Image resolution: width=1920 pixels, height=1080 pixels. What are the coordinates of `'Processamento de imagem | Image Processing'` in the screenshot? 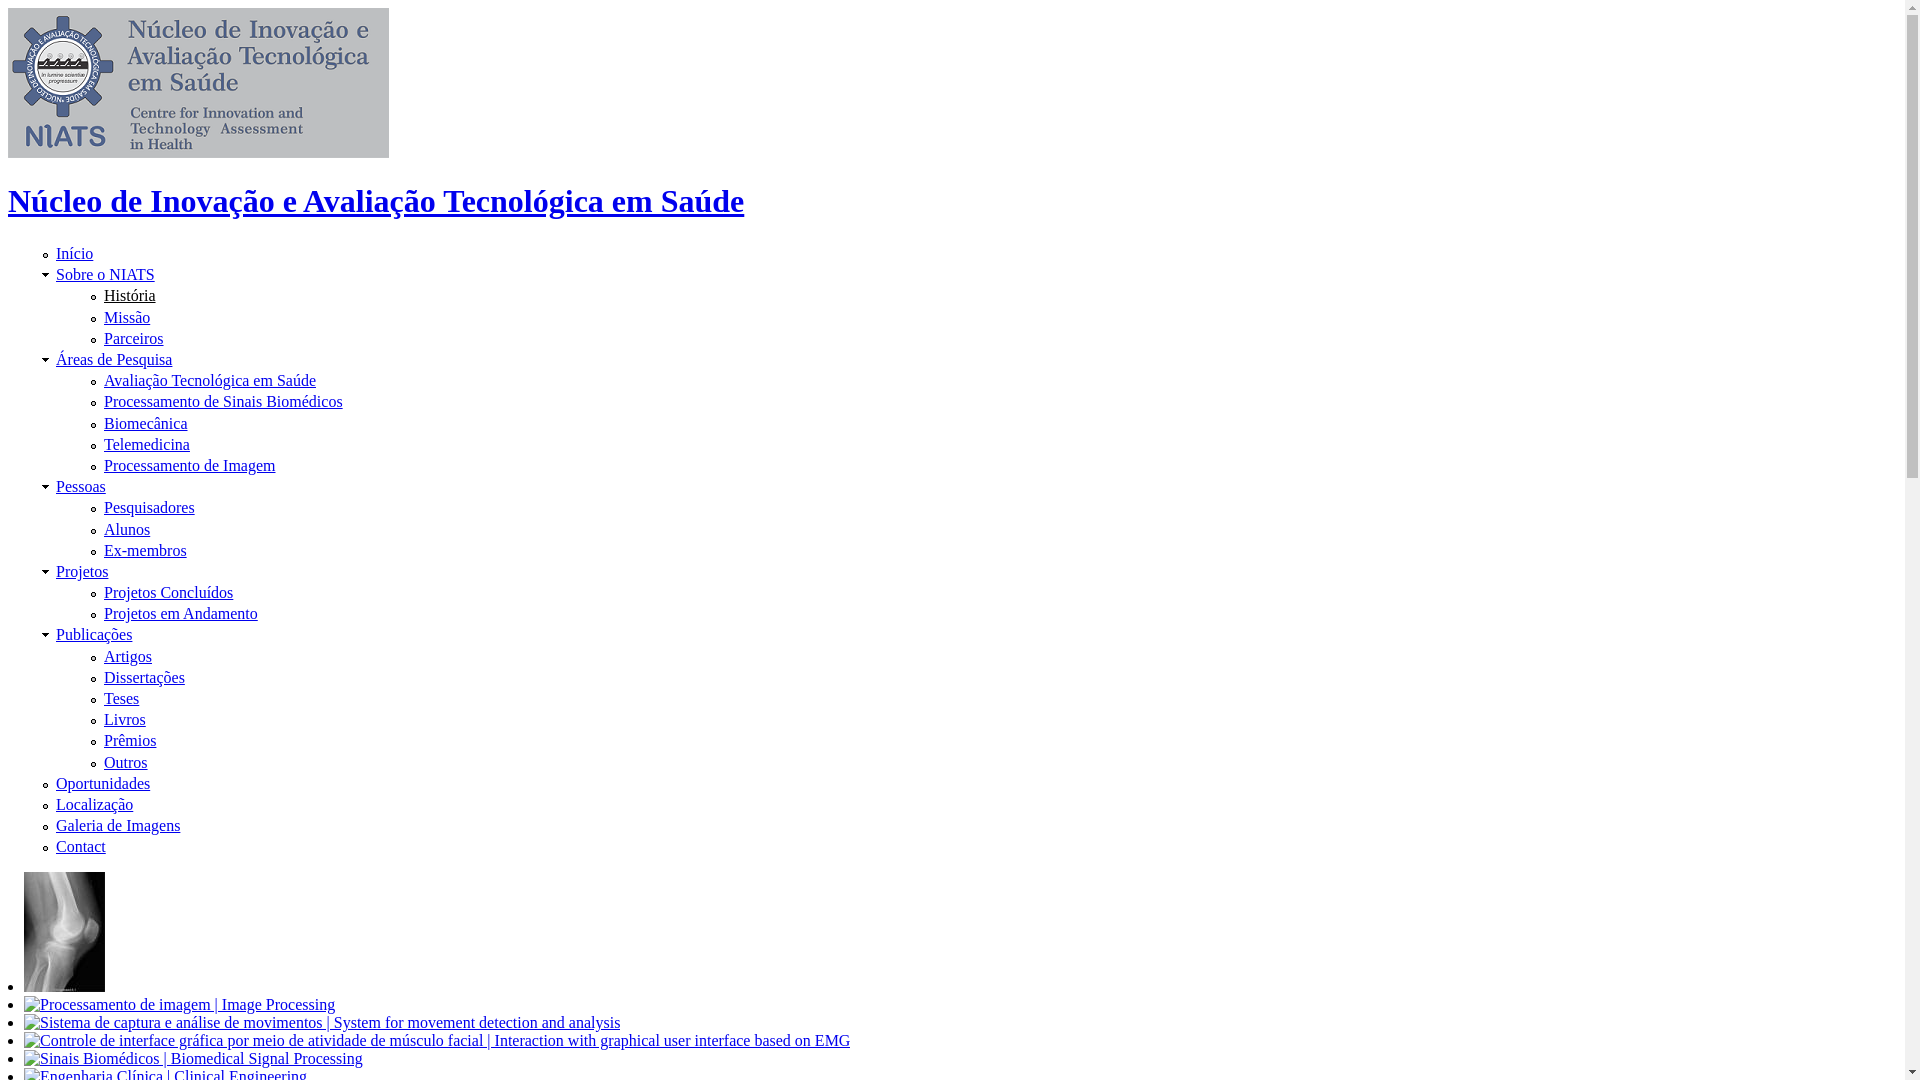 It's located at (179, 1005).